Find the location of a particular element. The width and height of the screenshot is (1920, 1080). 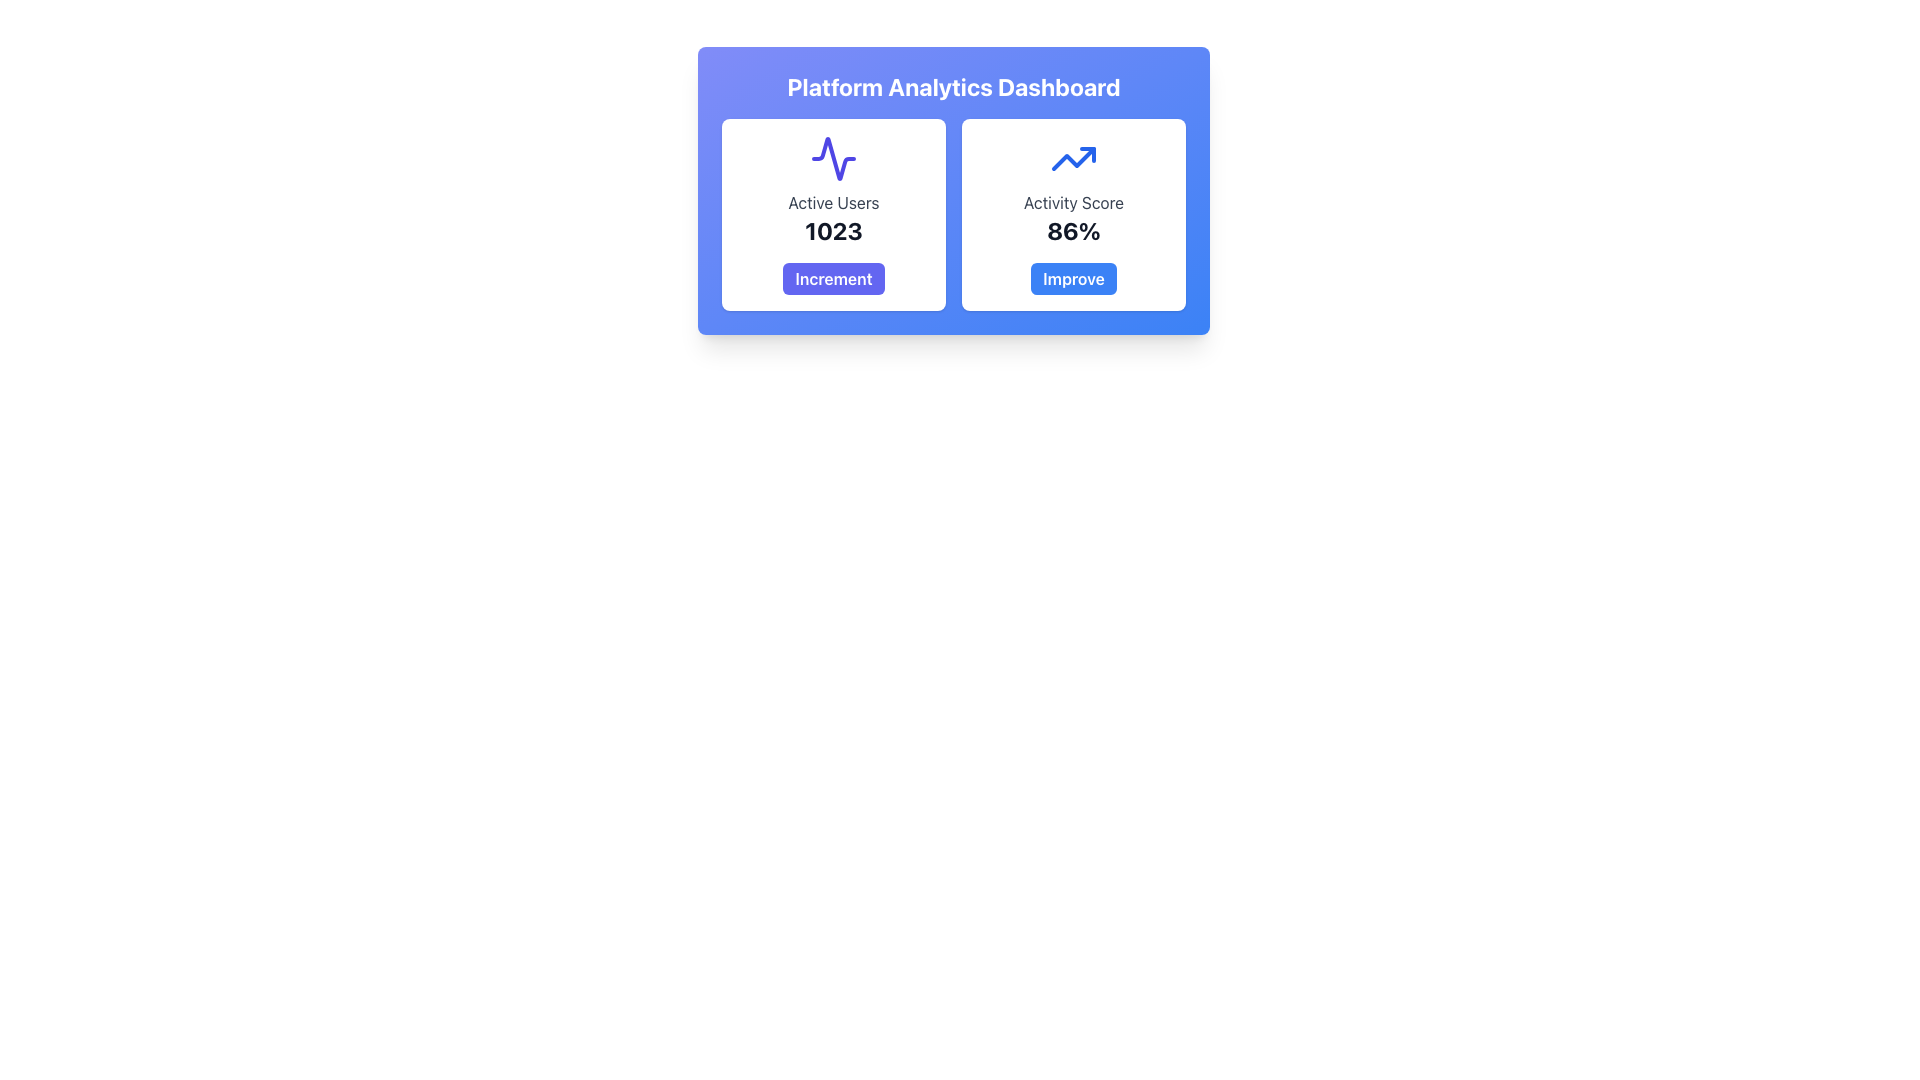

the label element that serves as a title for the metric score, located in the right card of the 'Platform Analytics Dashboard', centered below the upward-trending arrow icon and above the '86%' text is located at coordinates (1073, 203).